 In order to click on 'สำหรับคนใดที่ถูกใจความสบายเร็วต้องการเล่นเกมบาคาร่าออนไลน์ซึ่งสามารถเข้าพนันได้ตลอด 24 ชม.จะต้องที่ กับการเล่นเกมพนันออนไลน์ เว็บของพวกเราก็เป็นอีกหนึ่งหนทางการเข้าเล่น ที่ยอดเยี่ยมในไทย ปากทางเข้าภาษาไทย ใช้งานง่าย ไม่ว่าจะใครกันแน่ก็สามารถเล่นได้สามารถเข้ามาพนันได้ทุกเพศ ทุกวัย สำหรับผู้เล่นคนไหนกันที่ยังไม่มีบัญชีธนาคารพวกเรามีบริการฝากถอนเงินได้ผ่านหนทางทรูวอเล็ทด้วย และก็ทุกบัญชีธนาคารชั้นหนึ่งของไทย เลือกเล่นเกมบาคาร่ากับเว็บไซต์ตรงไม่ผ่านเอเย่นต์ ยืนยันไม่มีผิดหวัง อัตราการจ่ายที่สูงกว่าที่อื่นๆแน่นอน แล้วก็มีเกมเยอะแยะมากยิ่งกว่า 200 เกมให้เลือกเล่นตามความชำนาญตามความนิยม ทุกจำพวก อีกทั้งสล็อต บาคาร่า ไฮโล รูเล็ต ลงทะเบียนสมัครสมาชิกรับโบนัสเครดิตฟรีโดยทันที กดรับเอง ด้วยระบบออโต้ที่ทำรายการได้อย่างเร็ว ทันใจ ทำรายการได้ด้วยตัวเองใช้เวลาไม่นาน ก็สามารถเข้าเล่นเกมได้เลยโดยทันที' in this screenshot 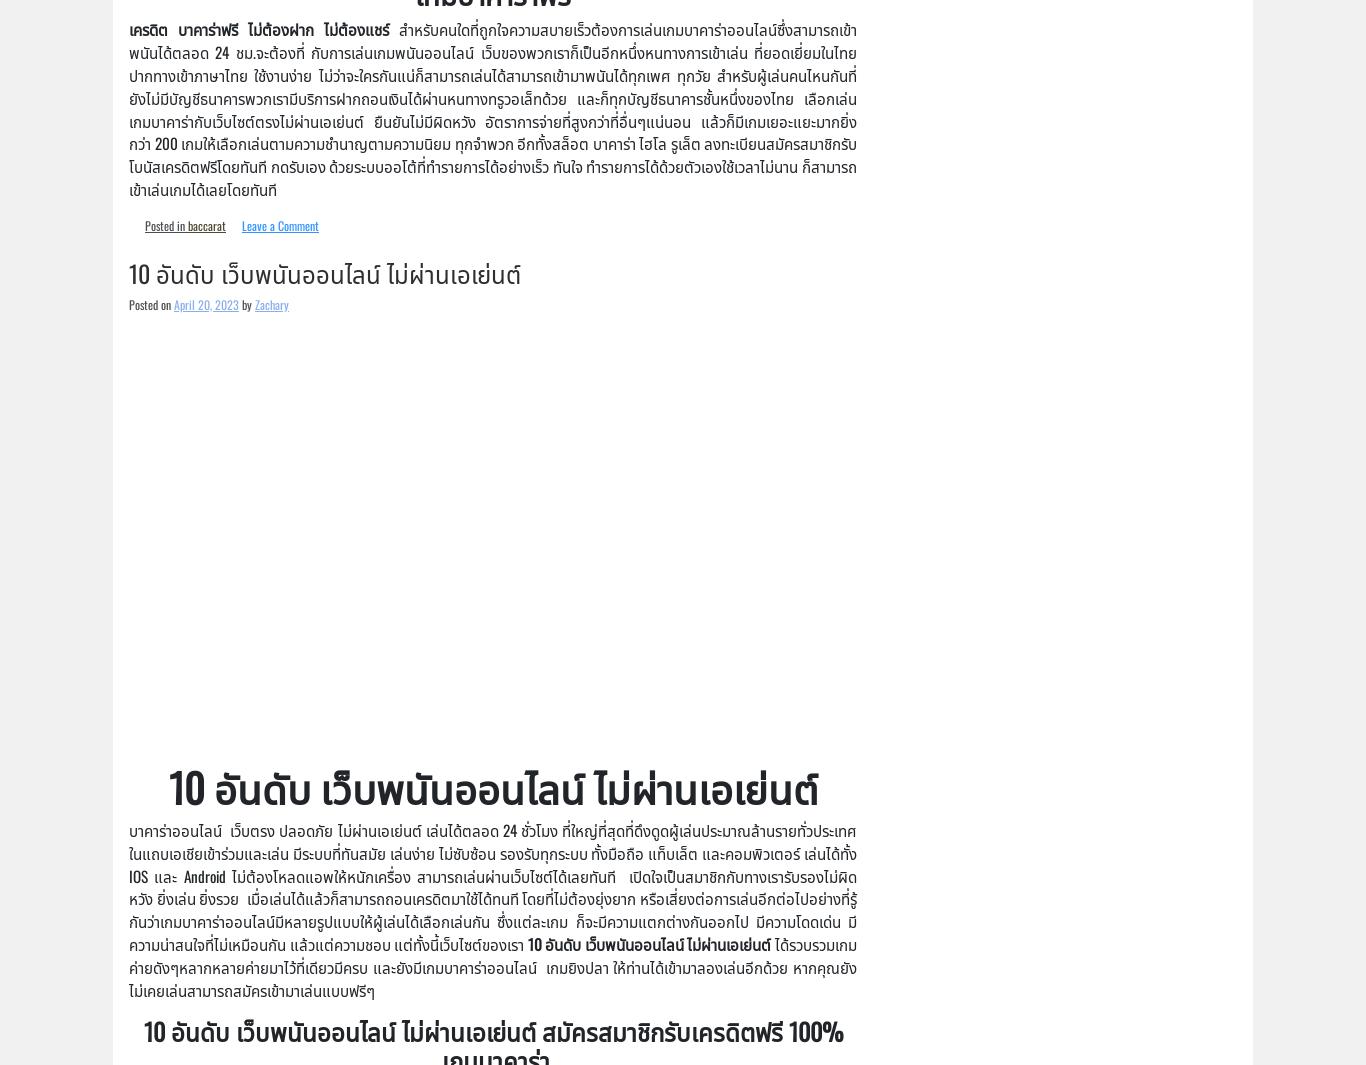, I will do `click(492, 107)`.